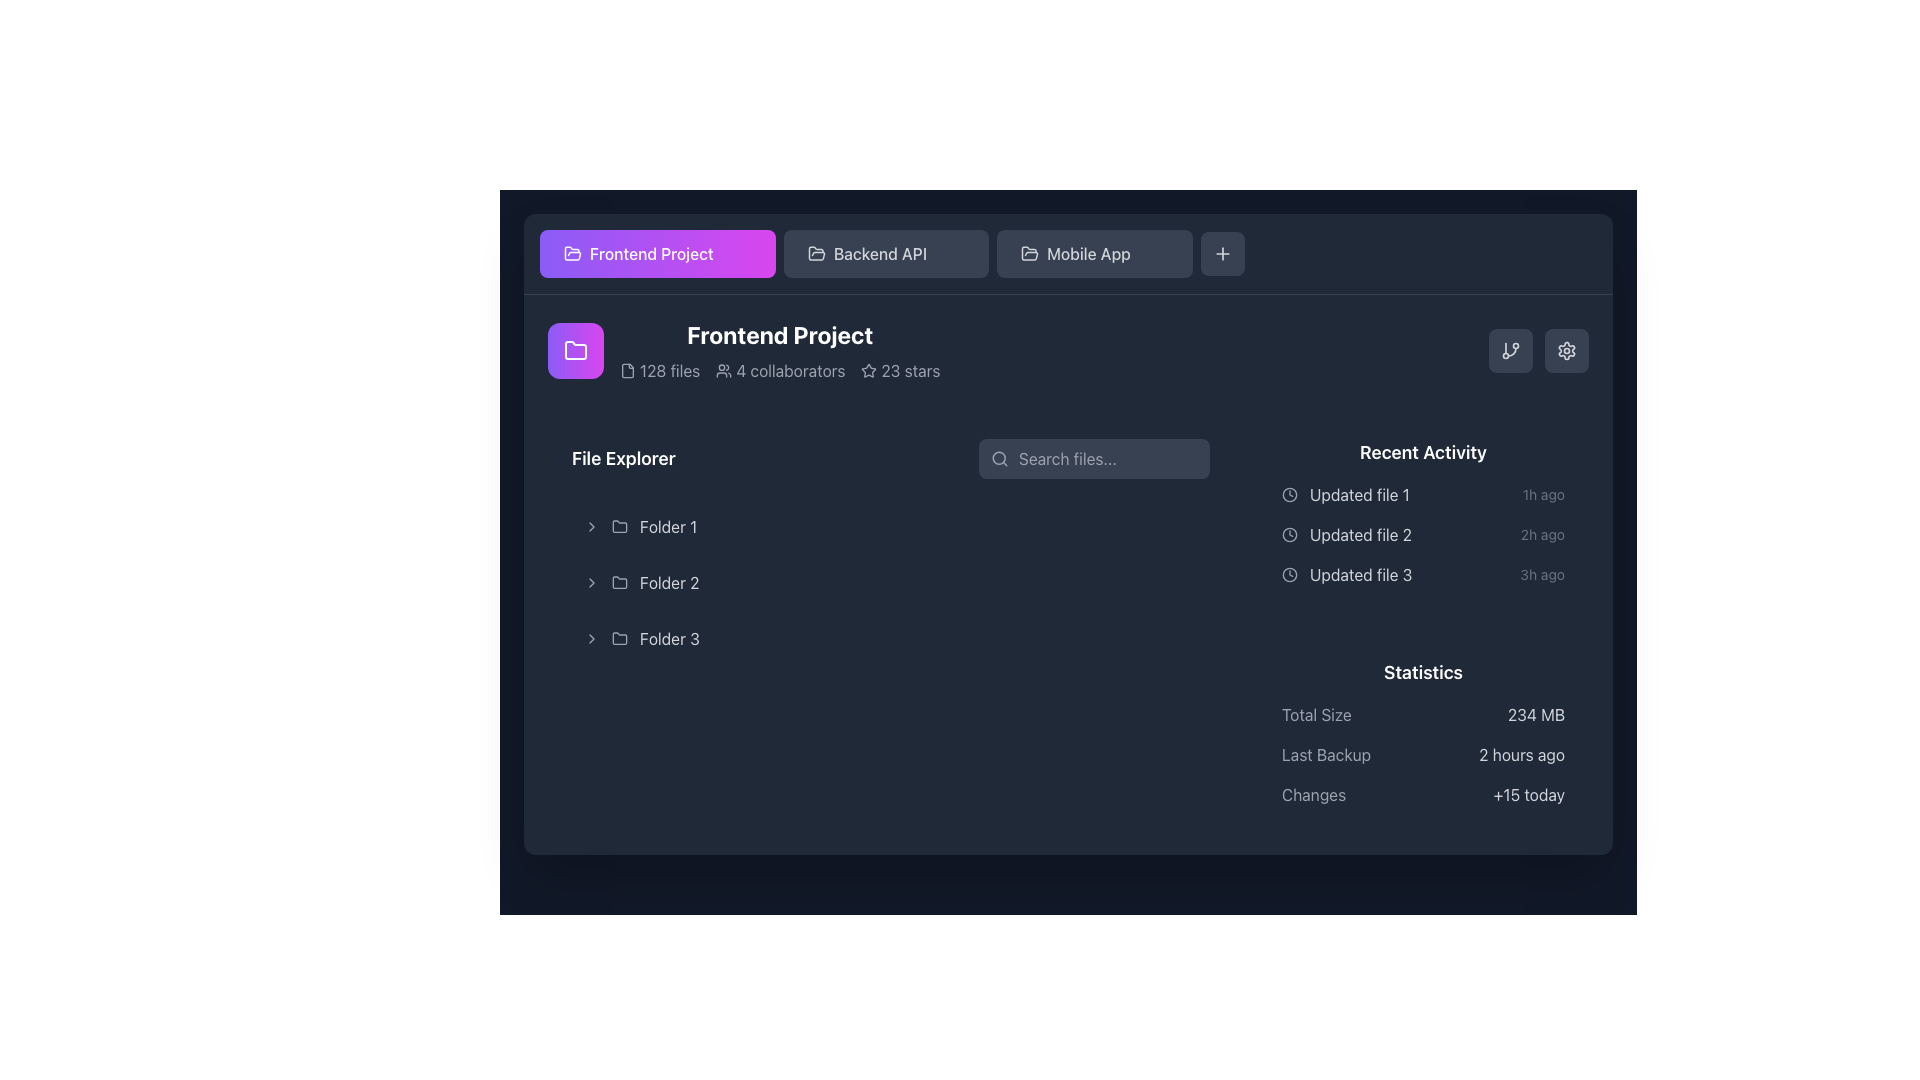 This screenshot has height=1080, width=1920. What do you see at coordinates (1422, 574) in the screenshot?
I see `the third item in the 'Recent Activity' section, which displays a file update log indicating the file was updated 3 hours ago` at bounding box center [1422, 574].